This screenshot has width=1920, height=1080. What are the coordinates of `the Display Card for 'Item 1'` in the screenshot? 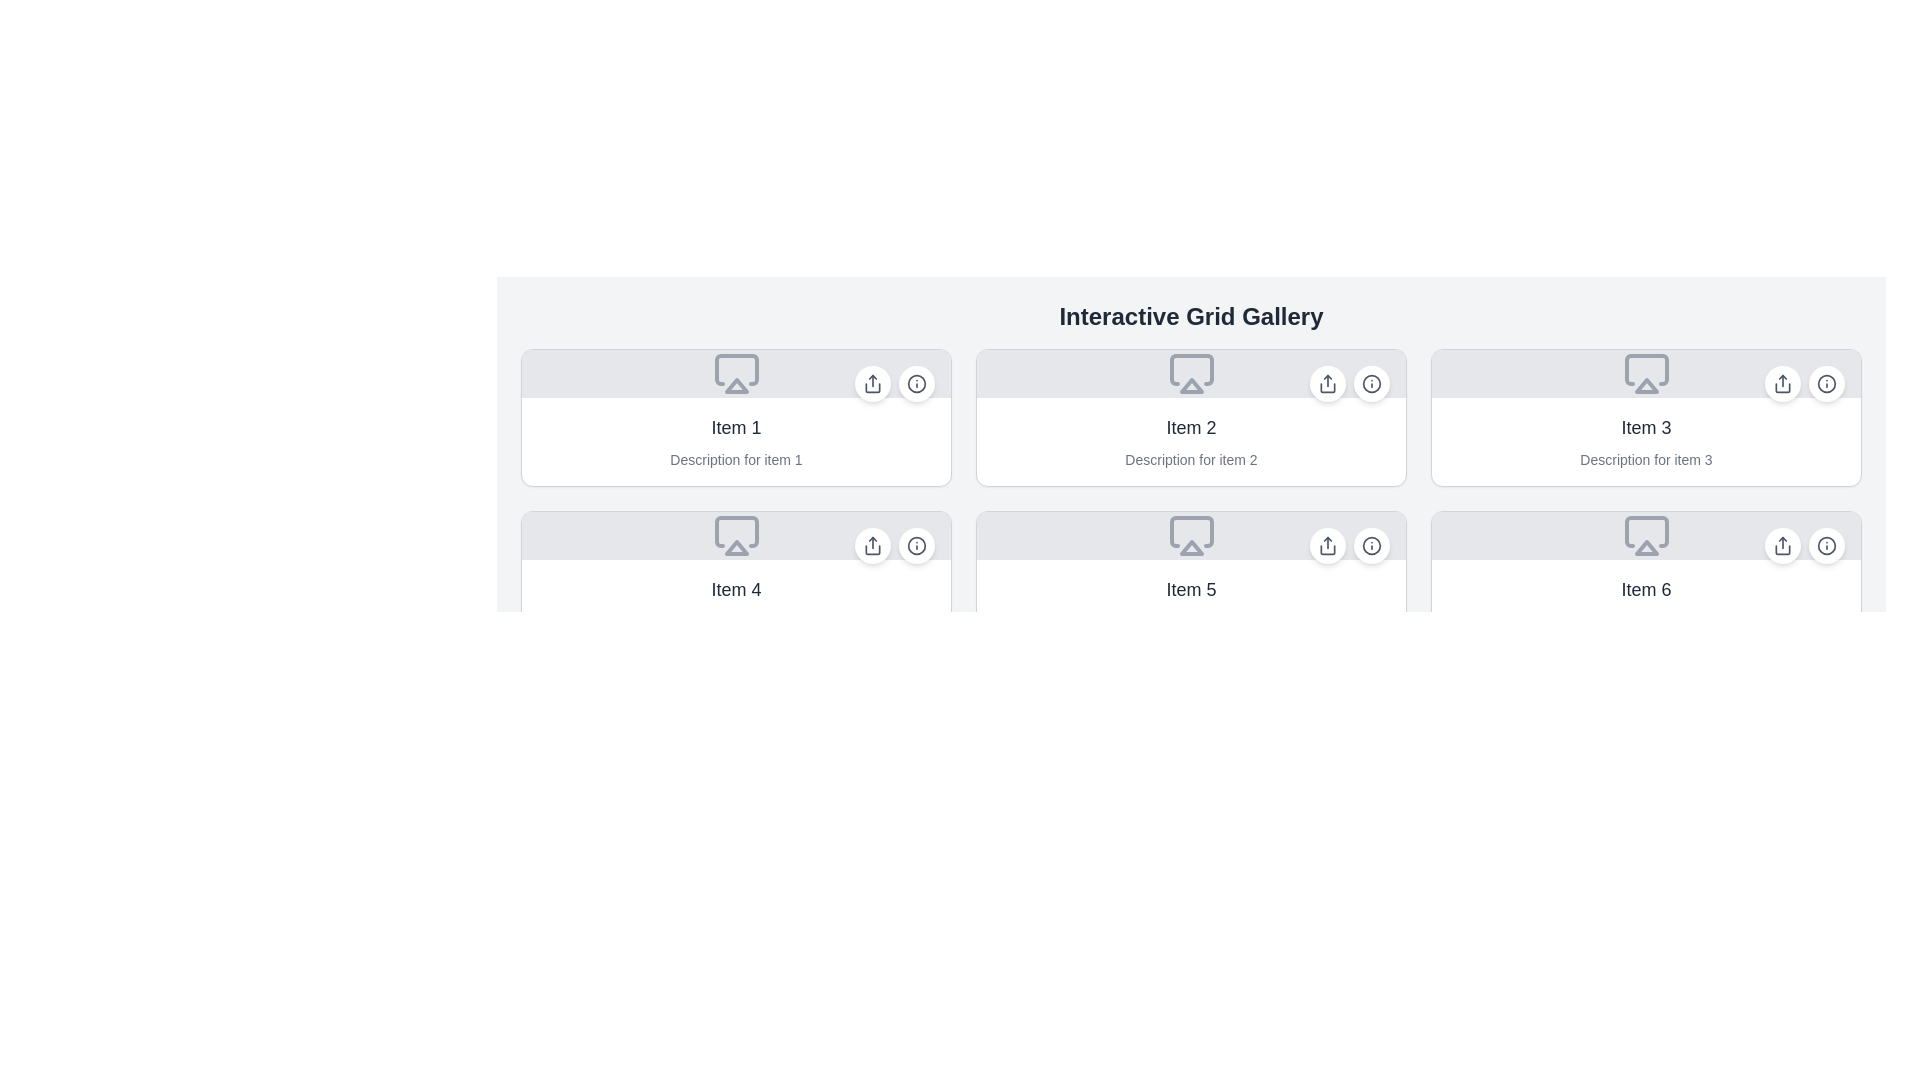 It's located at (735, 416).